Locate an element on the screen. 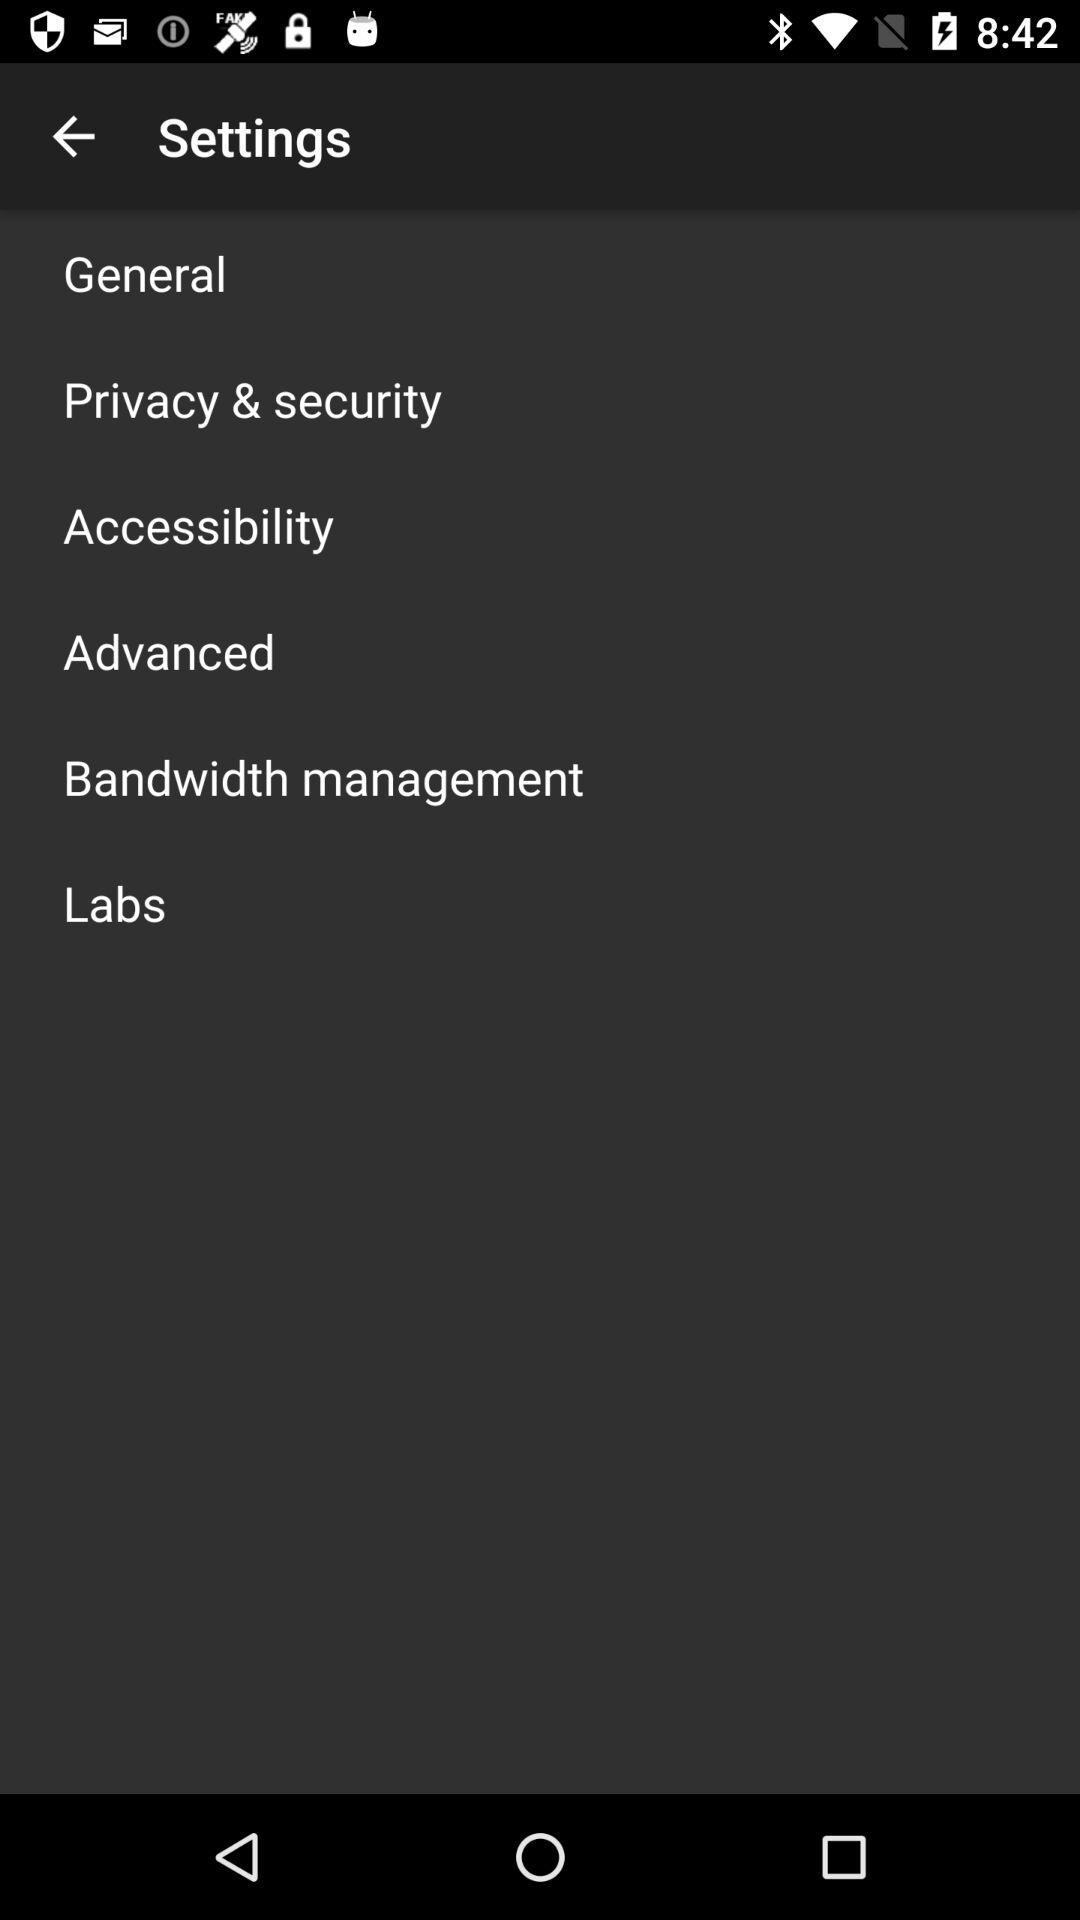 The image size is (1080, 1920). the app below the bandwidth management icon is located at coordinates (114, 901).